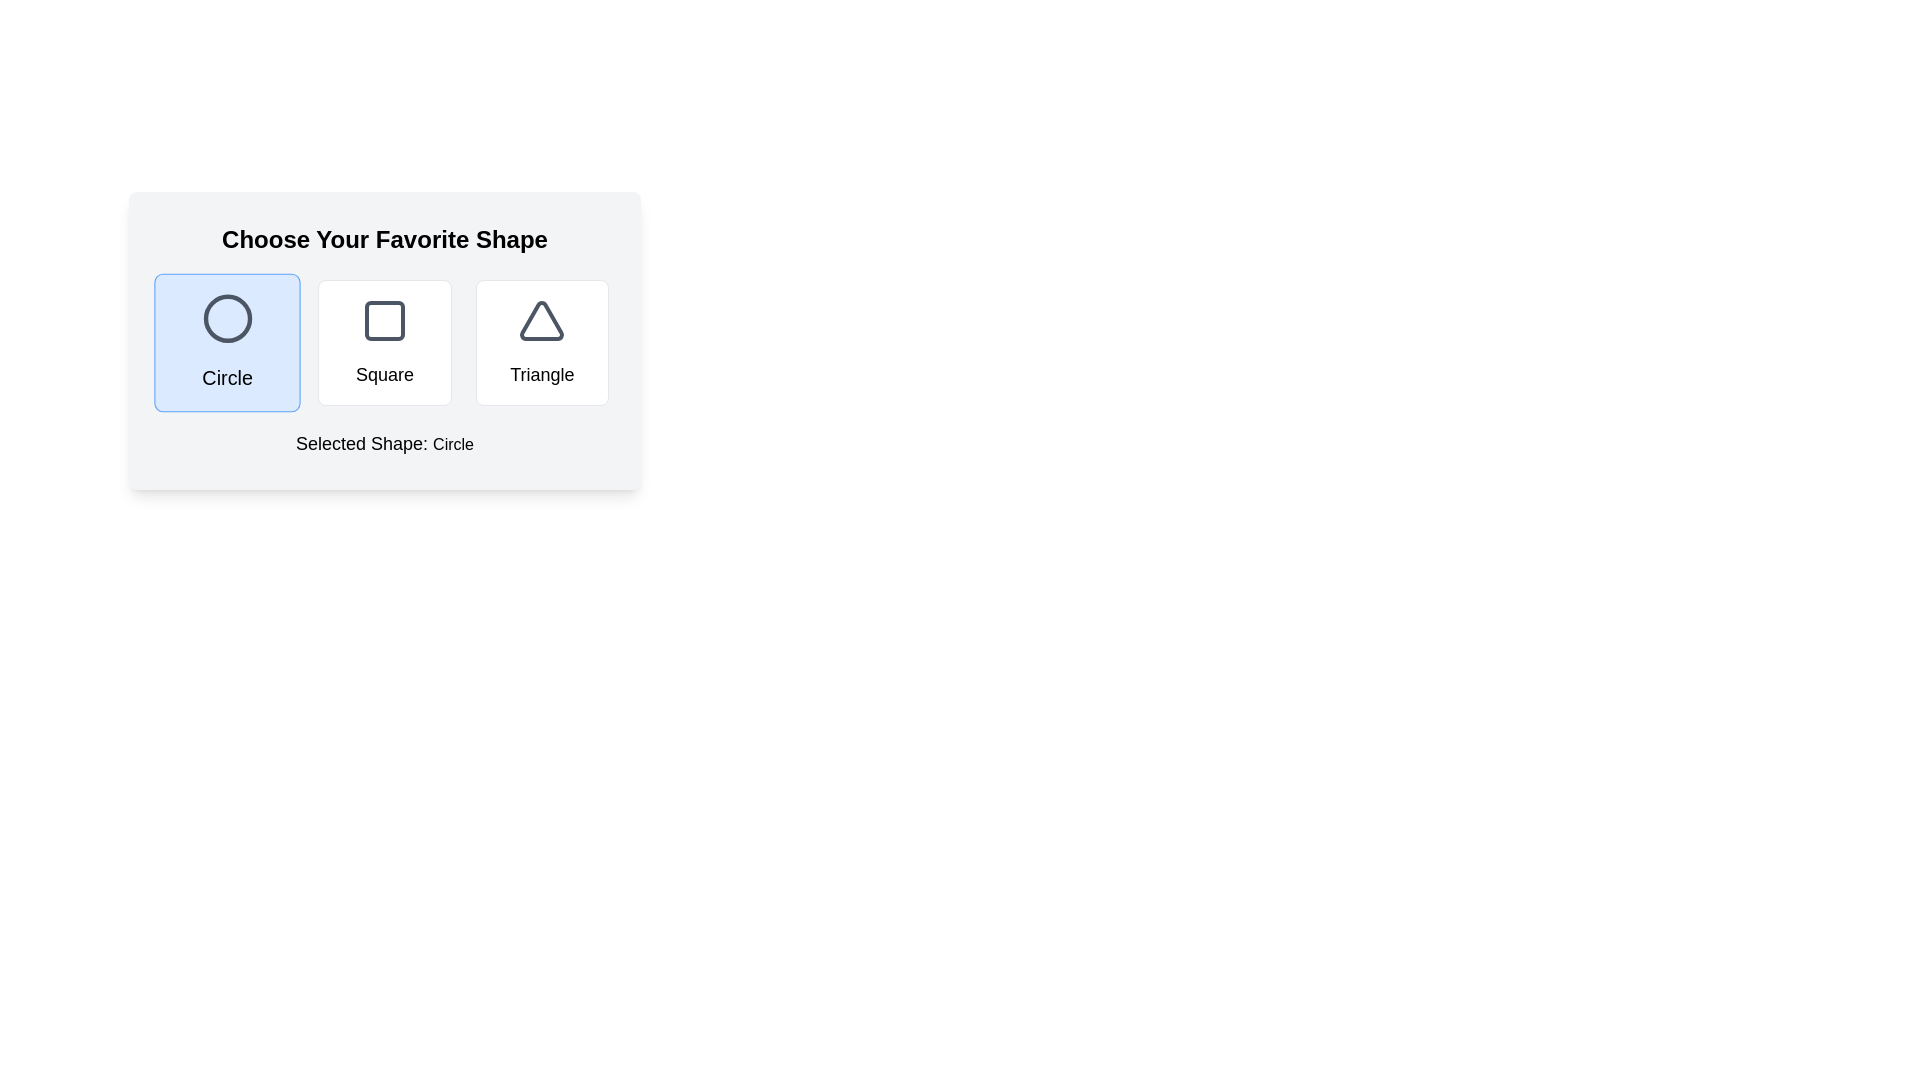 The width and height of the screenshot is (1920, 1080). I want to click on the button labeled 'Square', so click(384, 342).